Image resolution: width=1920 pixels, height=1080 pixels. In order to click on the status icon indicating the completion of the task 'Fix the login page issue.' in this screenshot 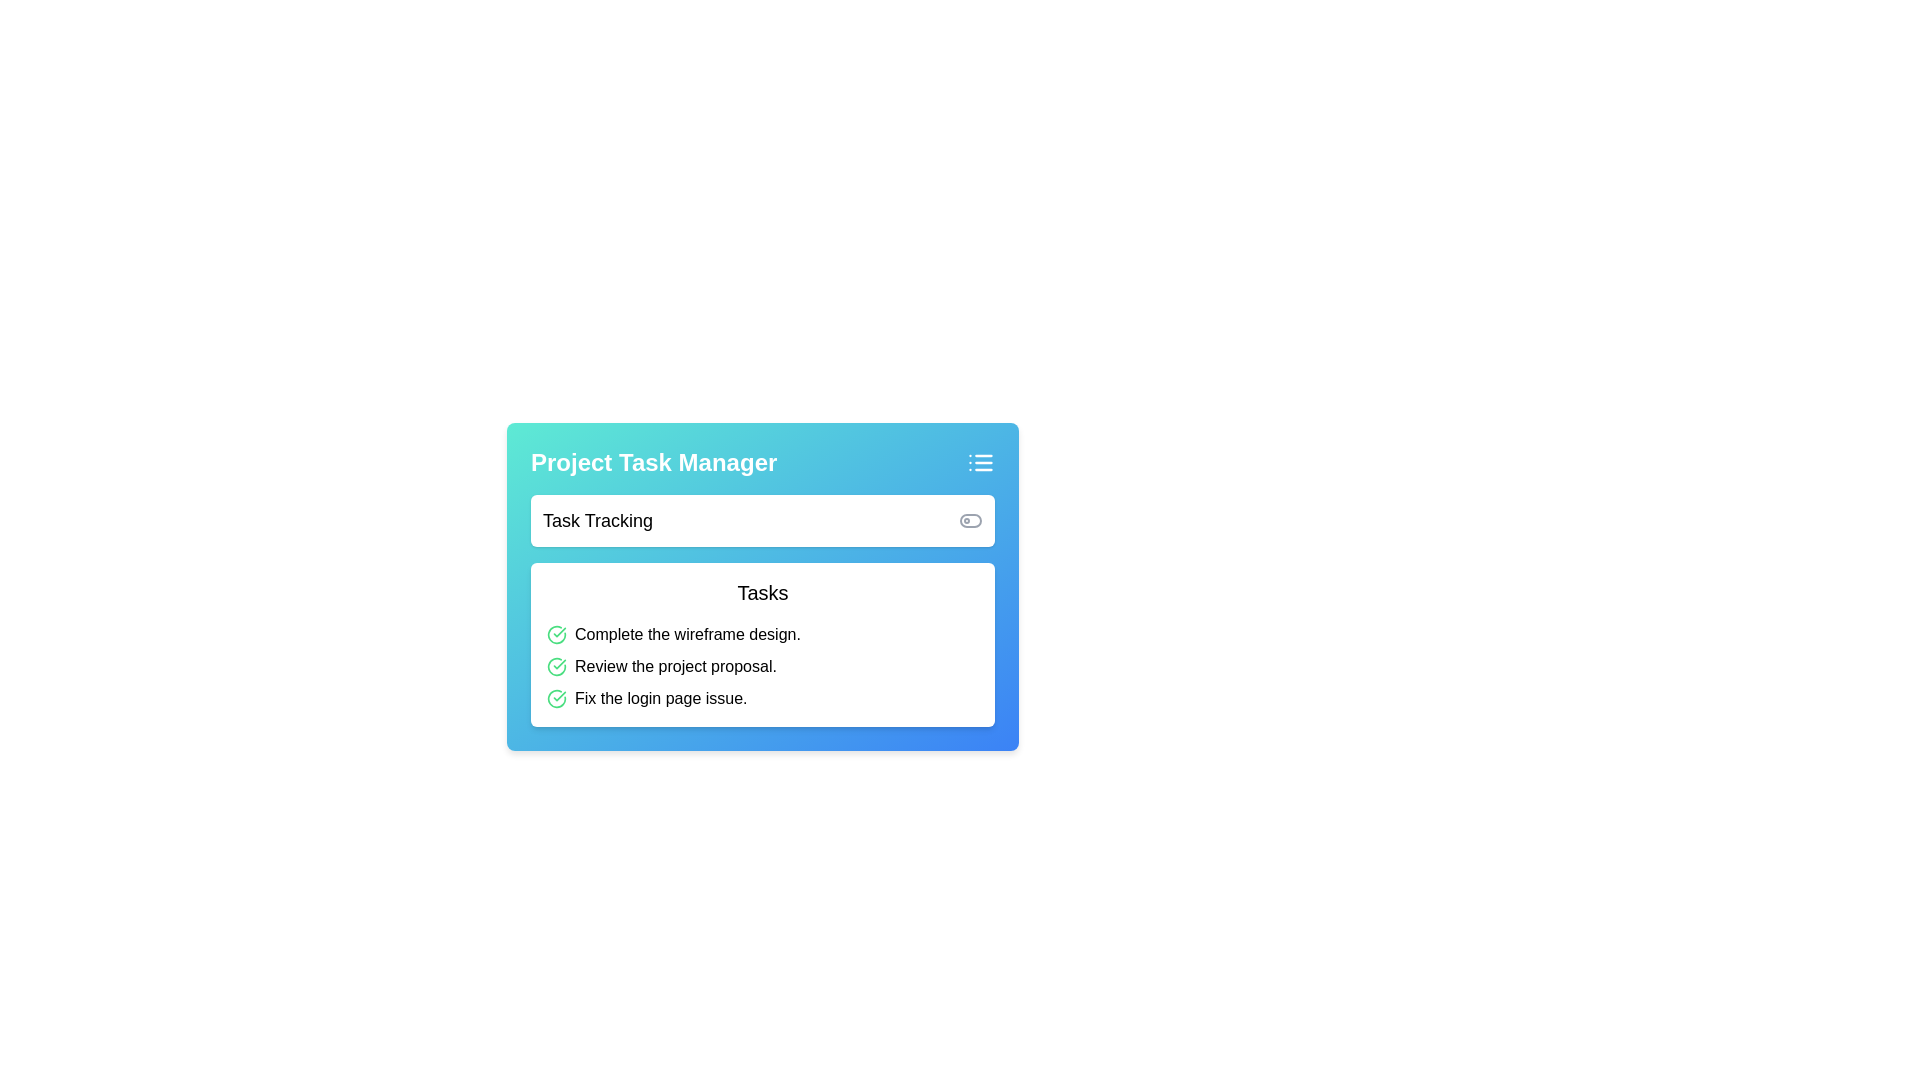, I will do `click(556, 697)`.